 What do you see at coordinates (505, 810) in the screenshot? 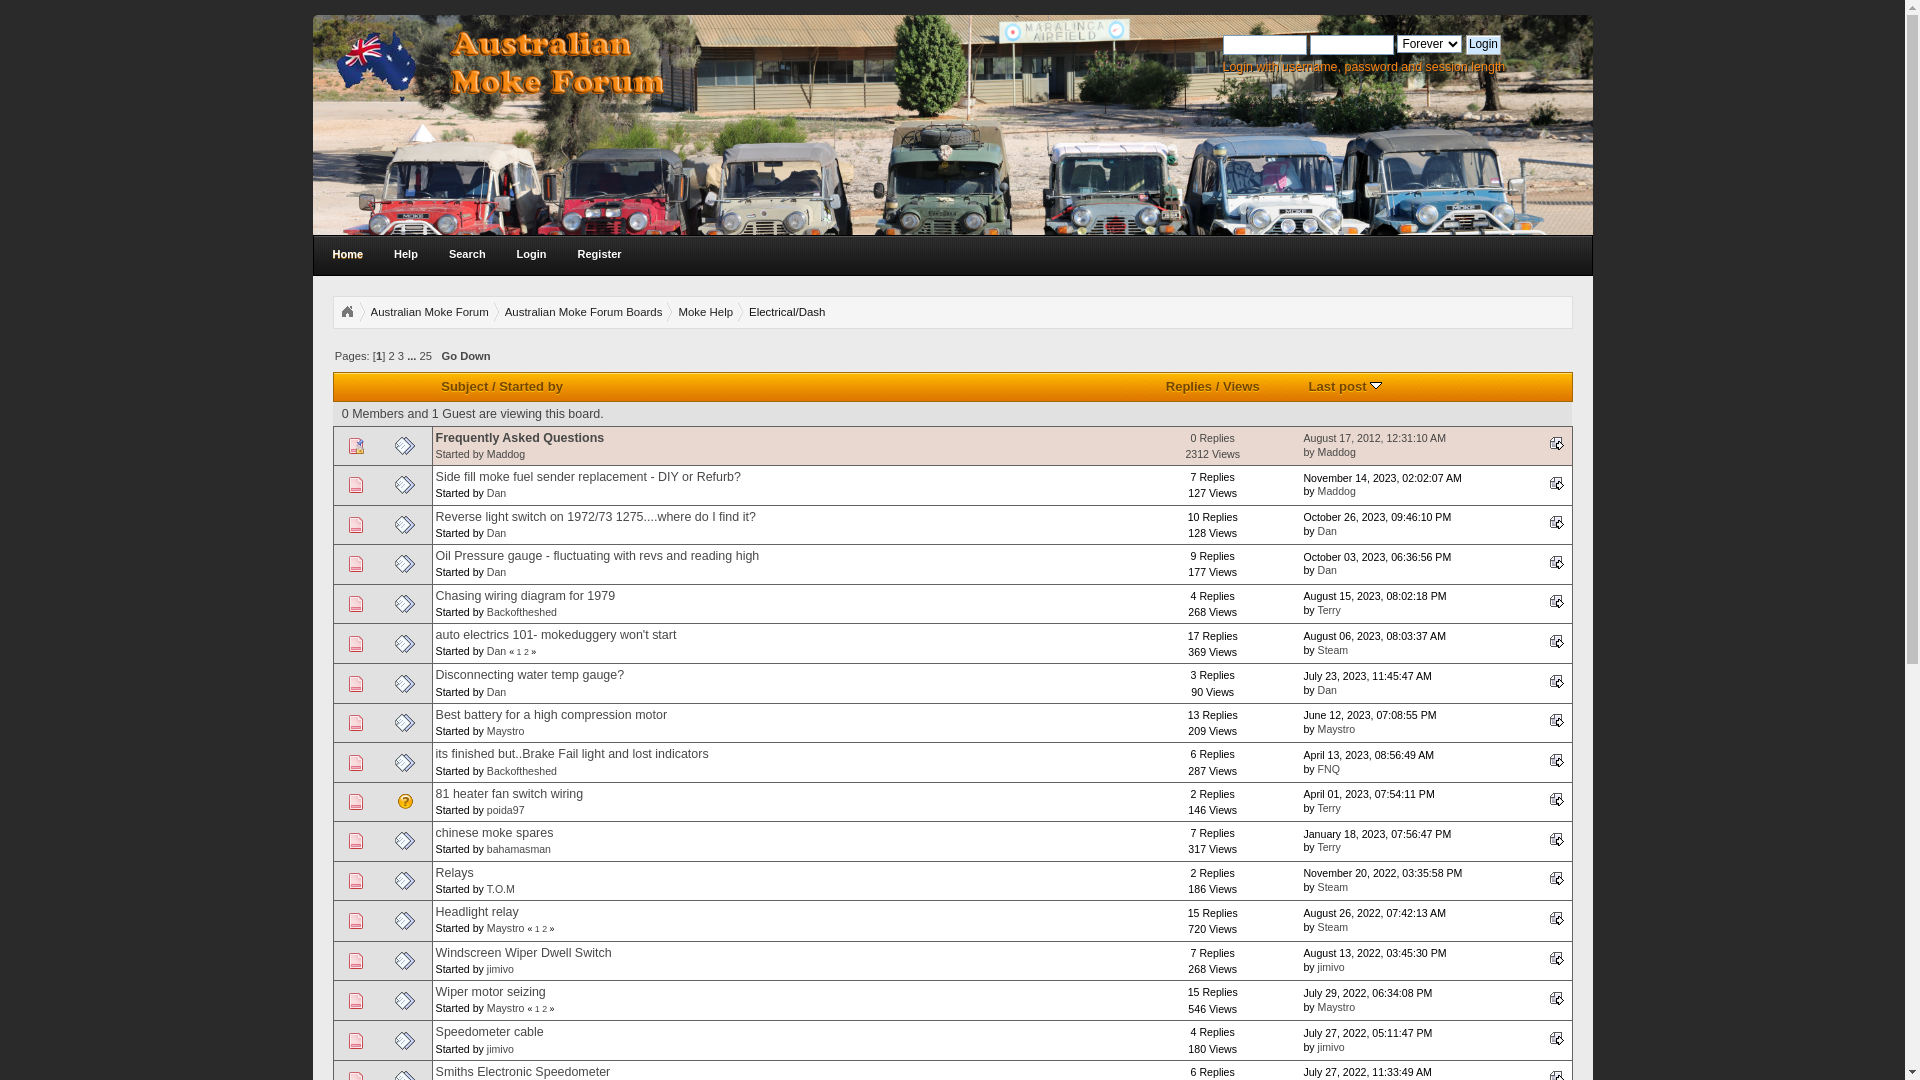
I see `'poida97'` at bounding box center [505, 810].